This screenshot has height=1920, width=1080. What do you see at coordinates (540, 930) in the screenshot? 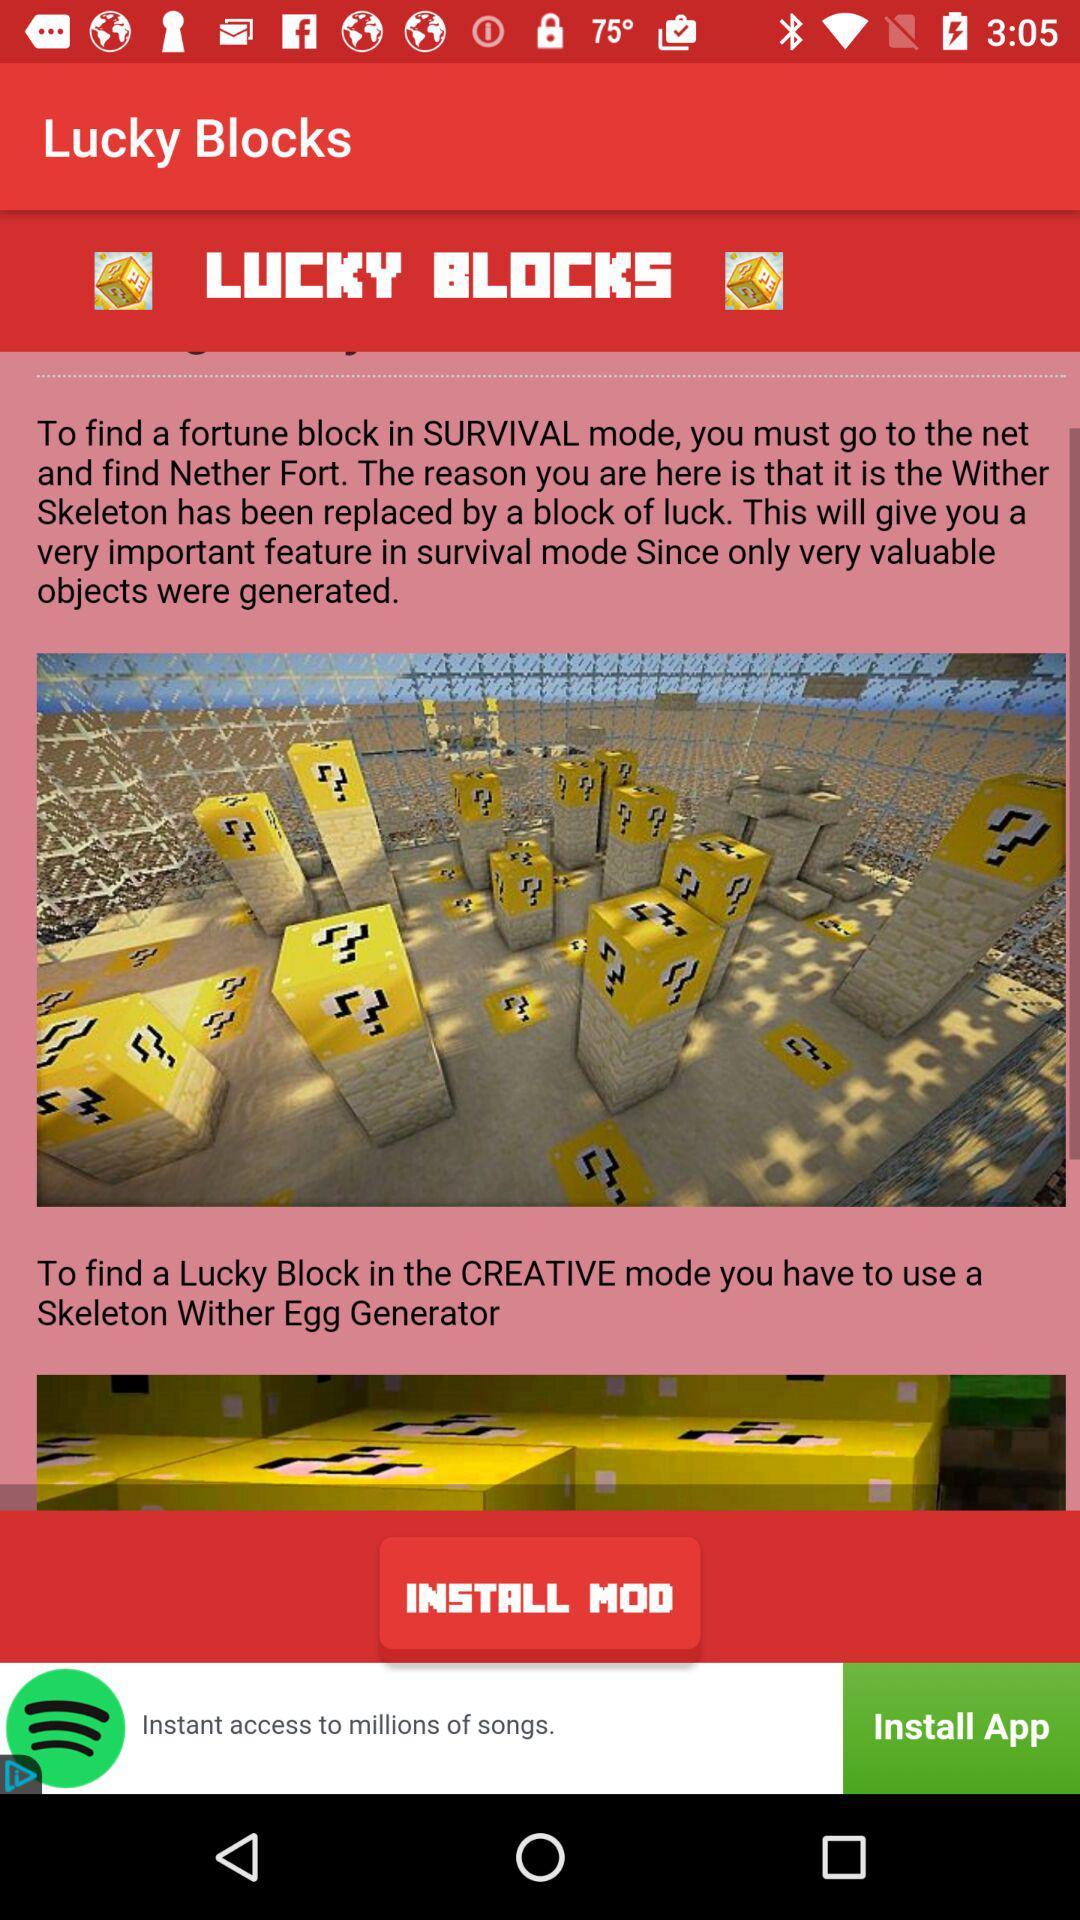
I see `game` at bounding box center [540, 930].